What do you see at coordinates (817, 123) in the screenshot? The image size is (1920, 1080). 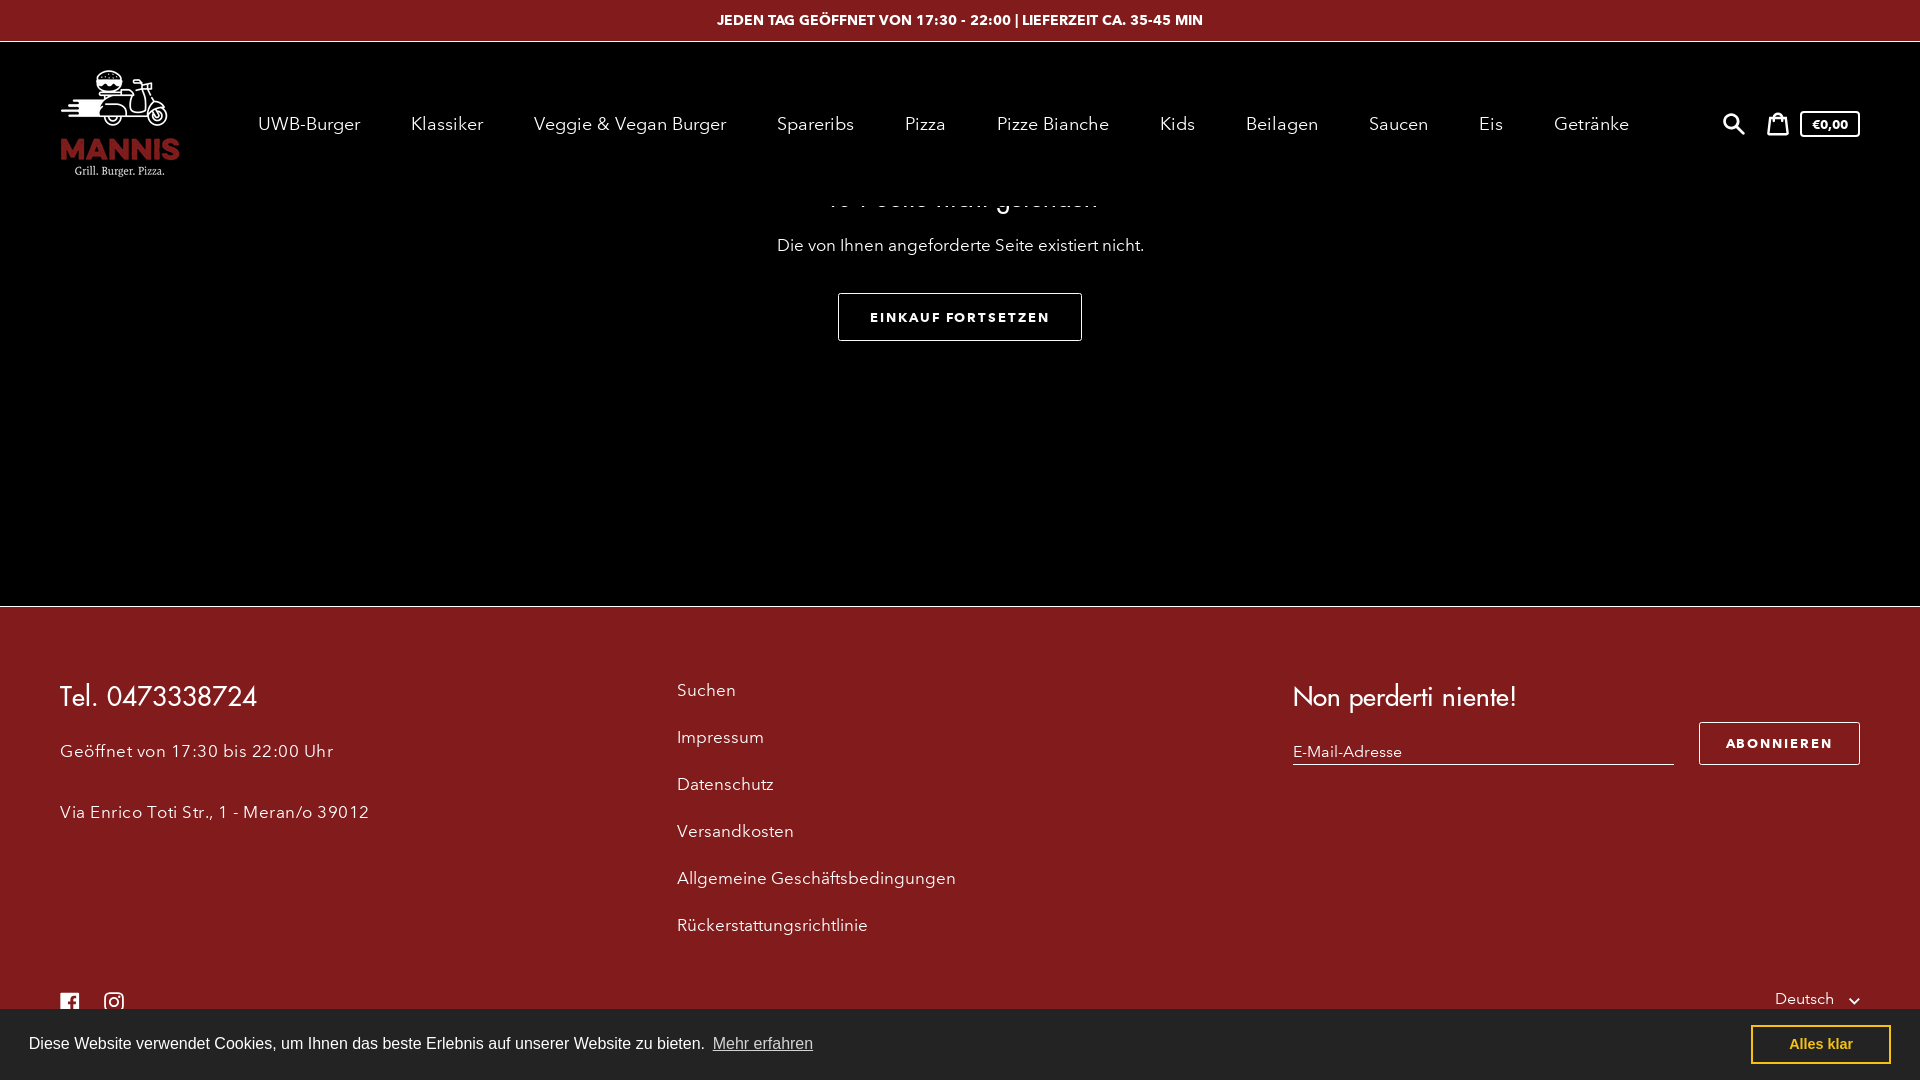 I see `'Spareribs'` at bounding box center [817, 123].